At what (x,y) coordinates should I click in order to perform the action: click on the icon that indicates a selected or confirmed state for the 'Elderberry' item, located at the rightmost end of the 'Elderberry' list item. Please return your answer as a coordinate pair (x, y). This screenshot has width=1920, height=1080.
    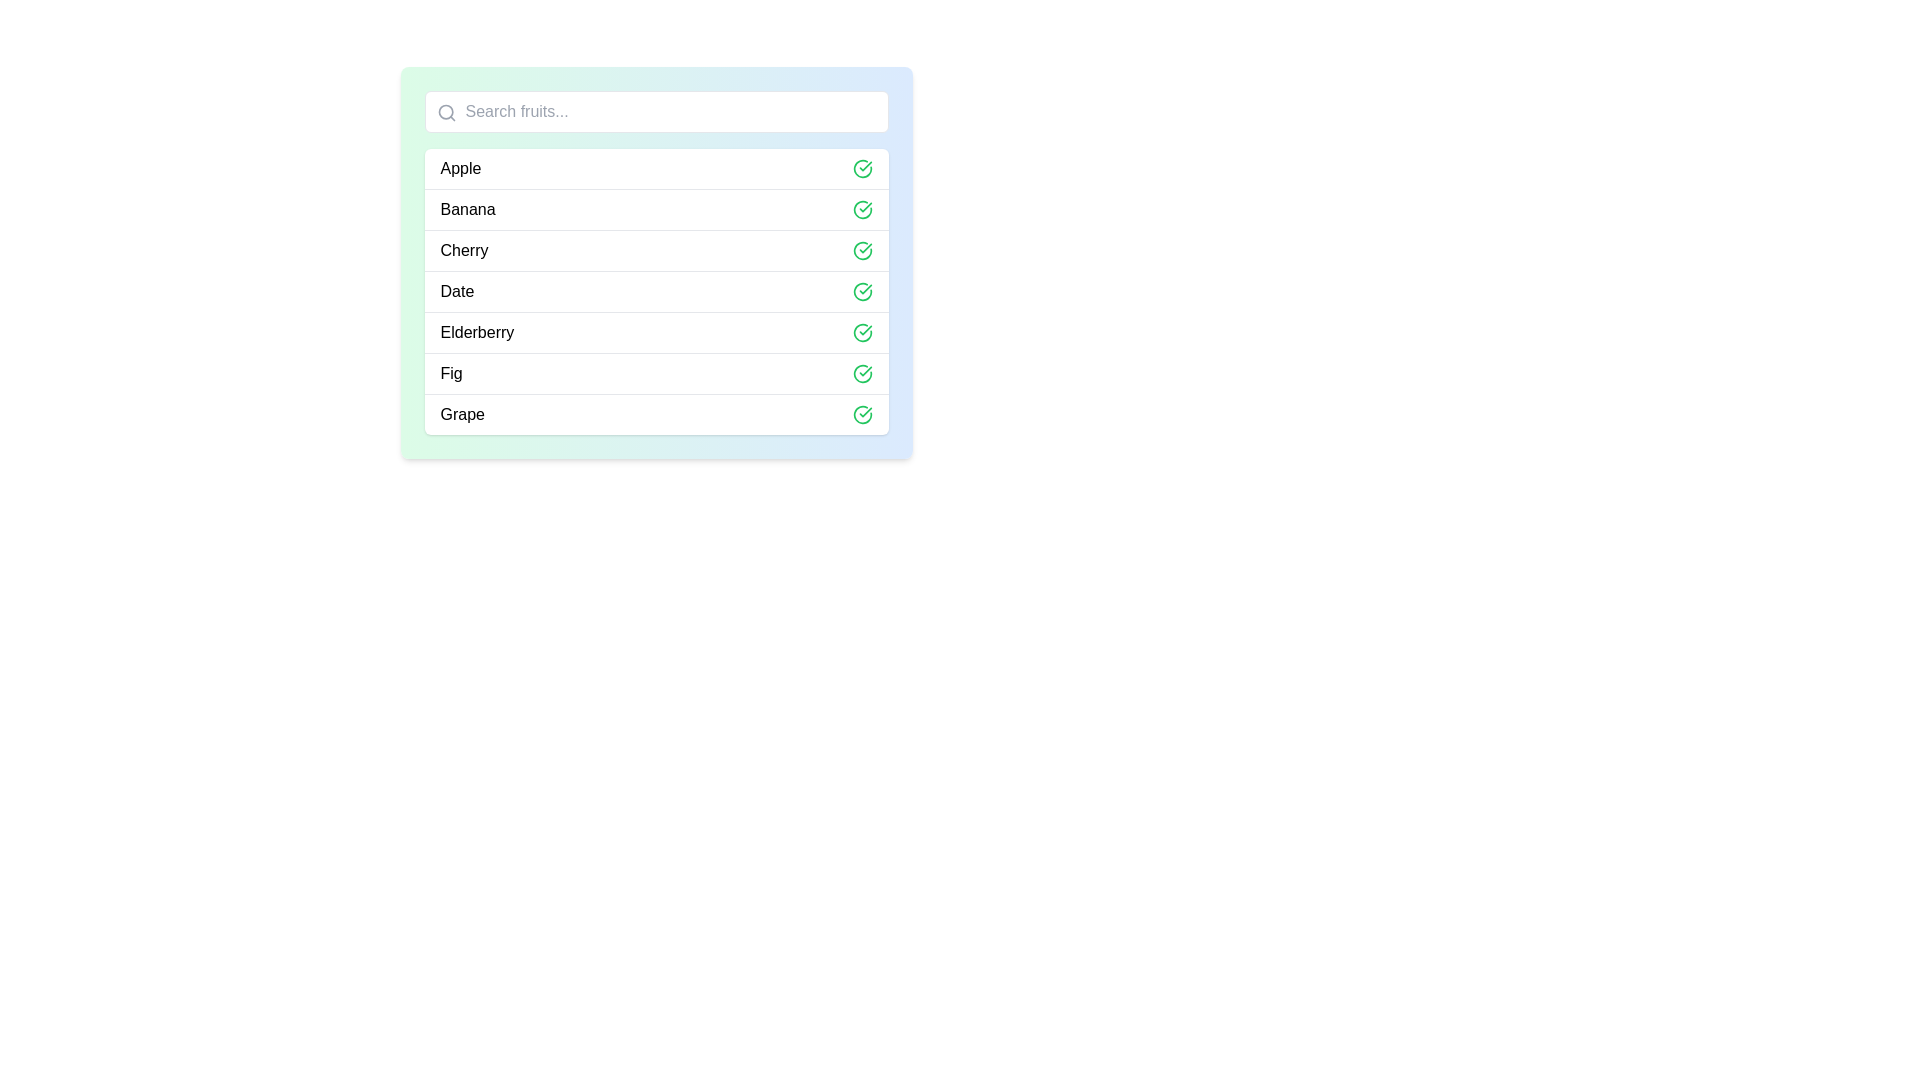
    Looking at the image, I should click on (862, 331).